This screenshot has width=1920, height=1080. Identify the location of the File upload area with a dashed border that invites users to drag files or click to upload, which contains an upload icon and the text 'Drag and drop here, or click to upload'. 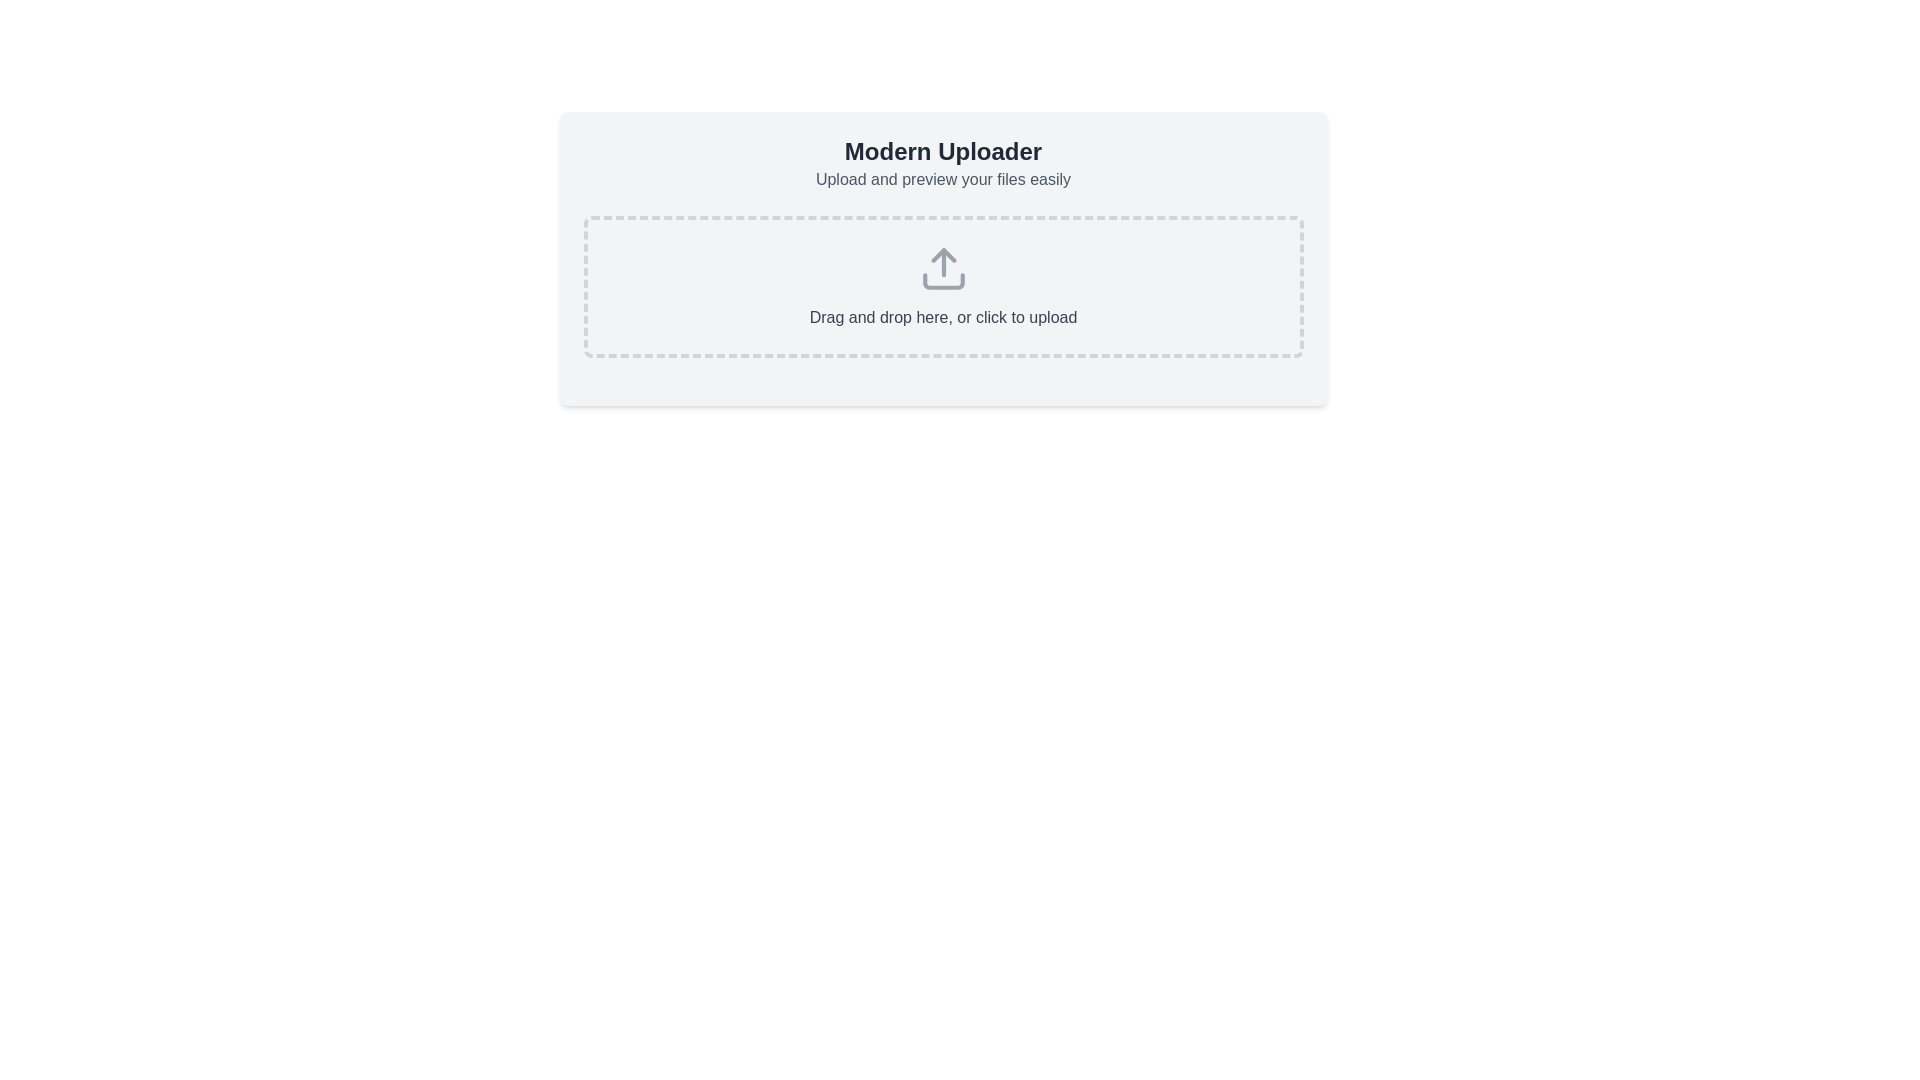
(942, 286).